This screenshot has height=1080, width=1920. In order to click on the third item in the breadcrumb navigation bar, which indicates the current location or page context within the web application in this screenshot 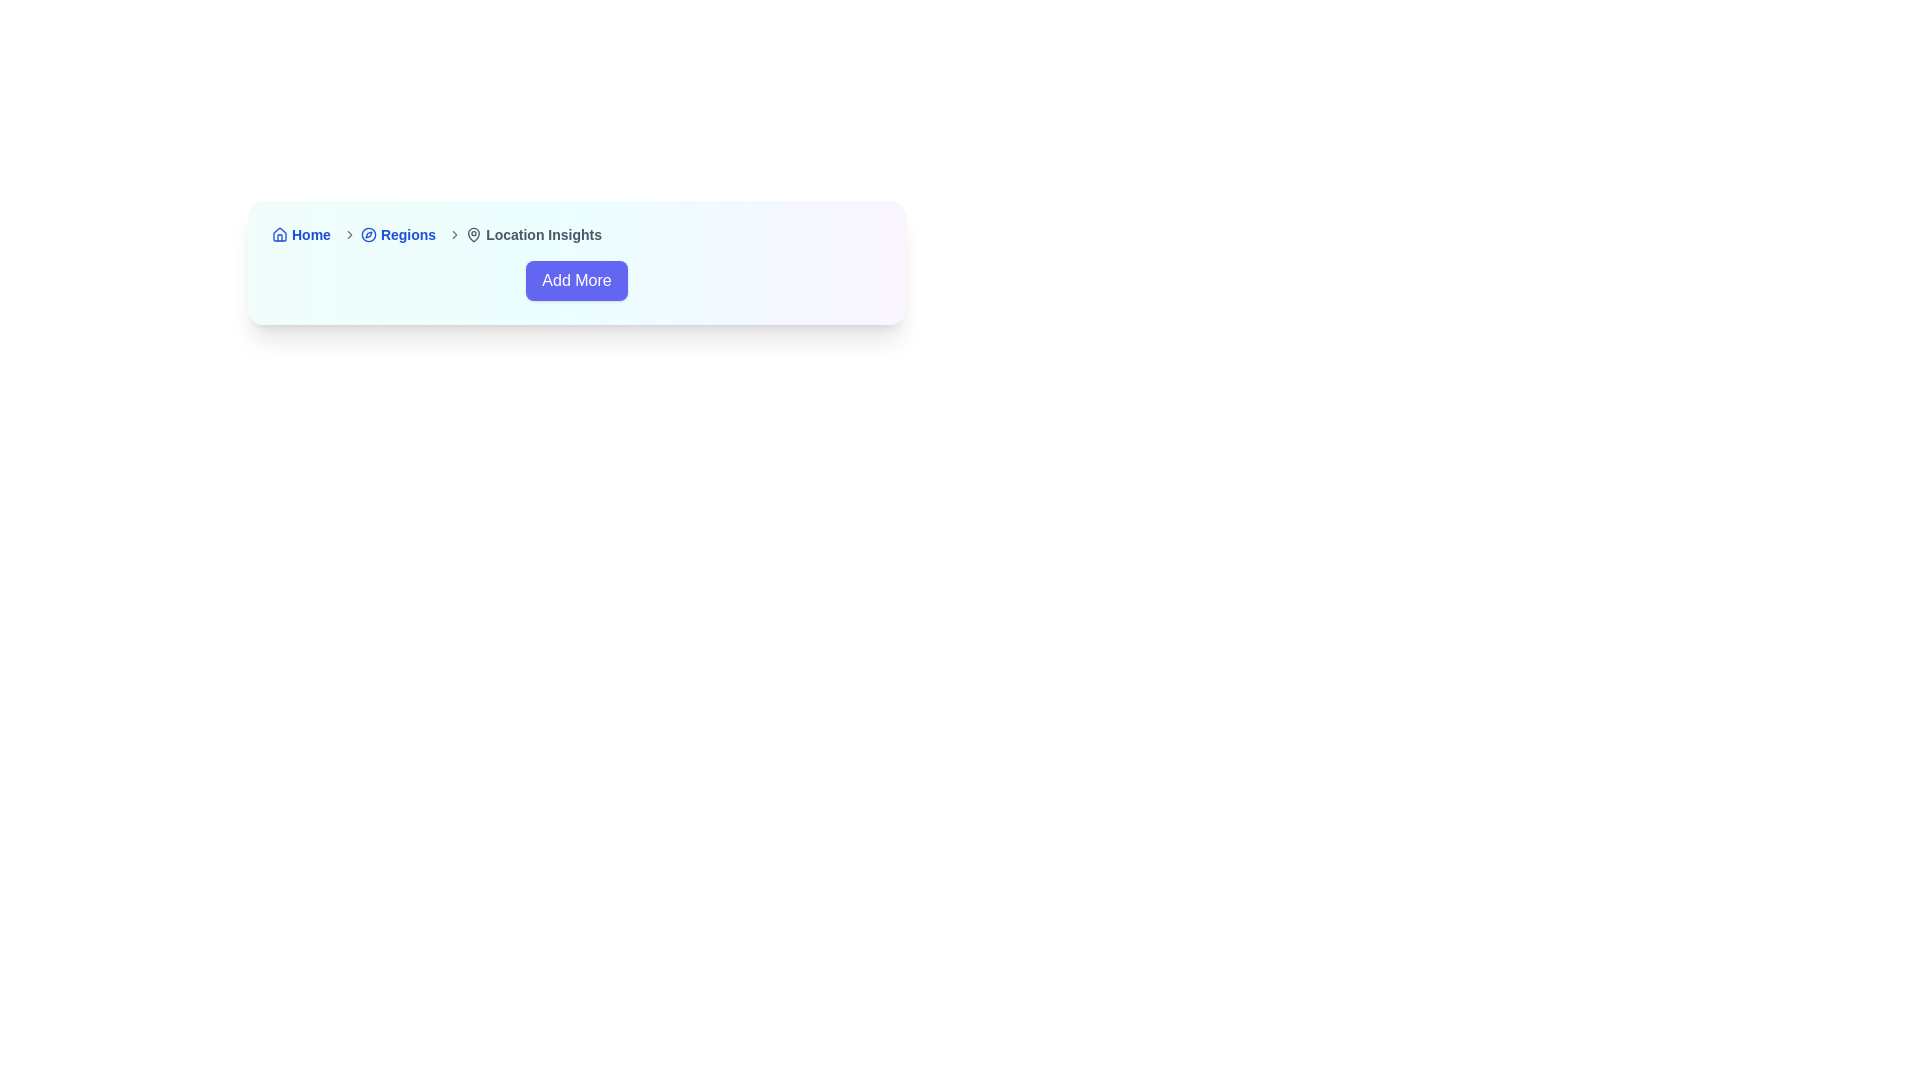, I will do `click(534, 234)`.